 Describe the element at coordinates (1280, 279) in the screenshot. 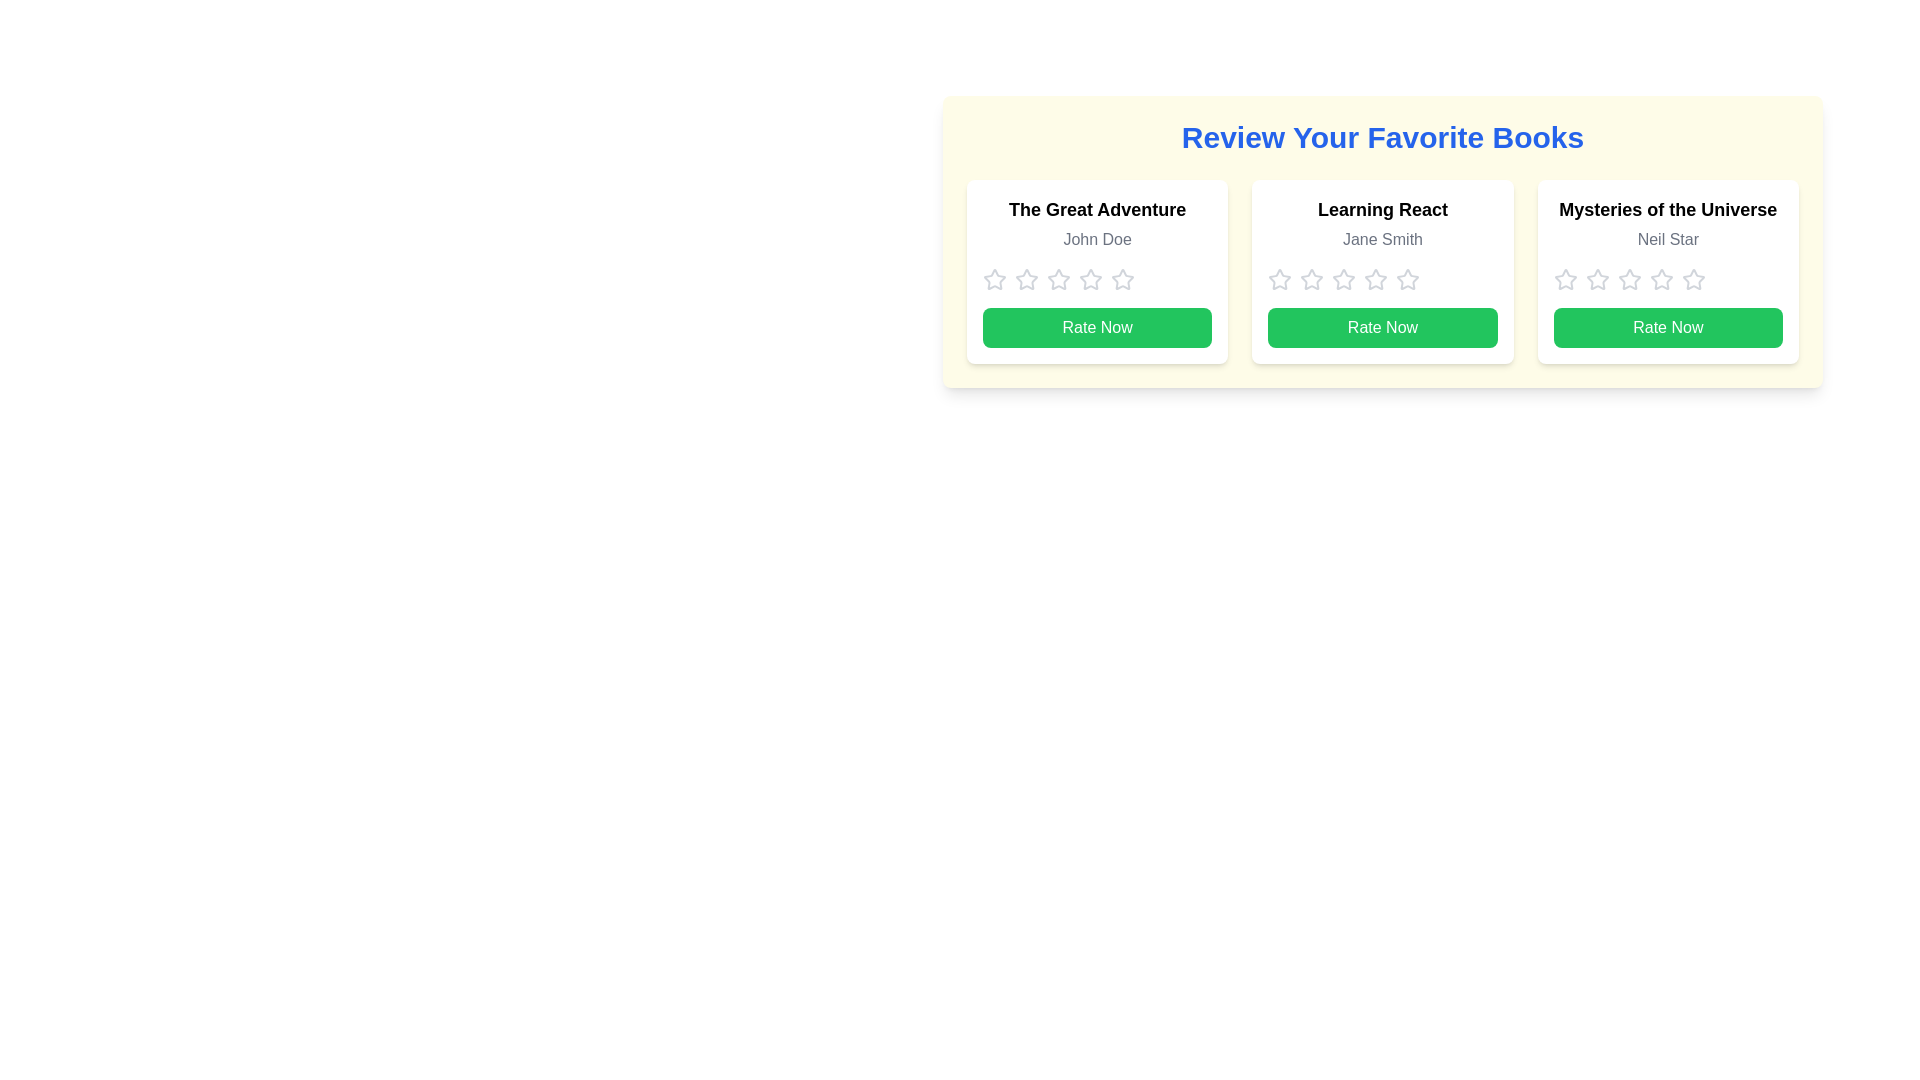

I see `the Star rating icon button located at the center of the second card titled 'Learning React'` at that location.